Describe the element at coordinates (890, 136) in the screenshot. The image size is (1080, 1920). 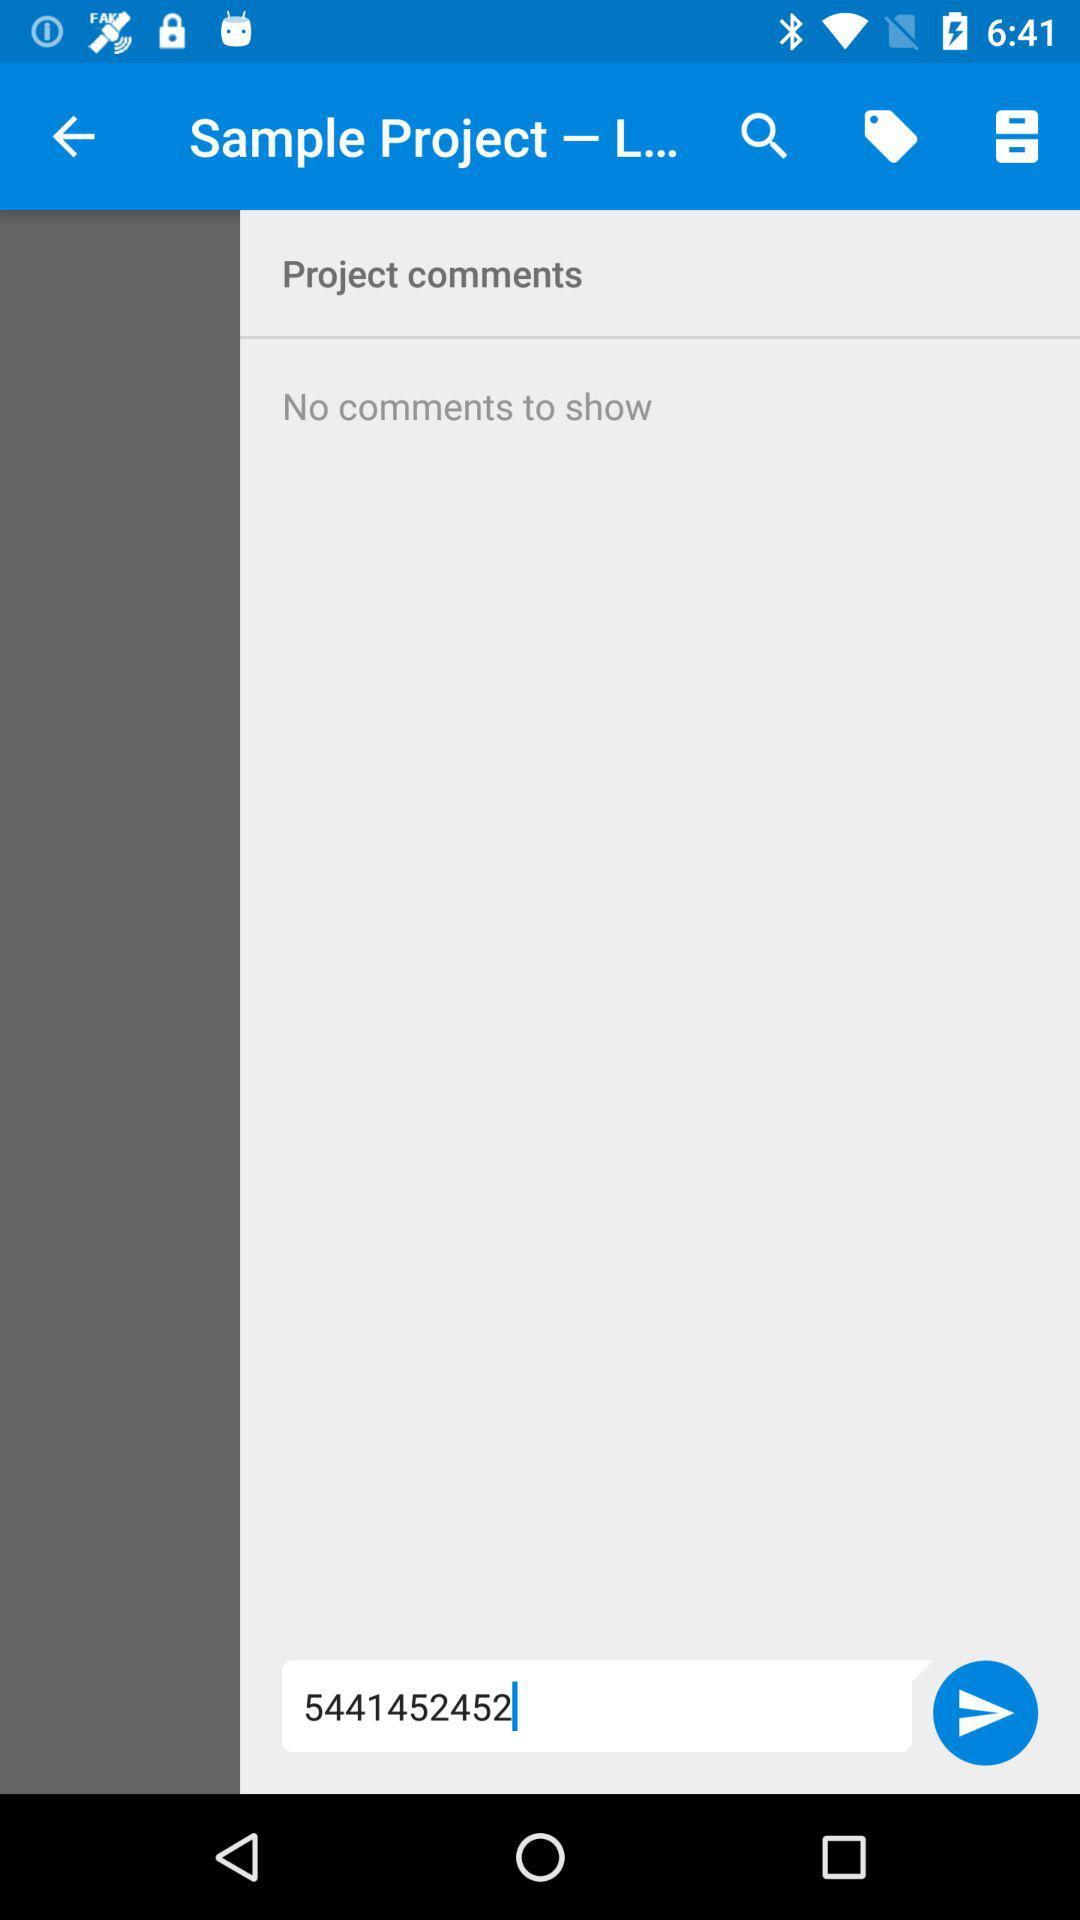
I see `the tag icon` at that location.